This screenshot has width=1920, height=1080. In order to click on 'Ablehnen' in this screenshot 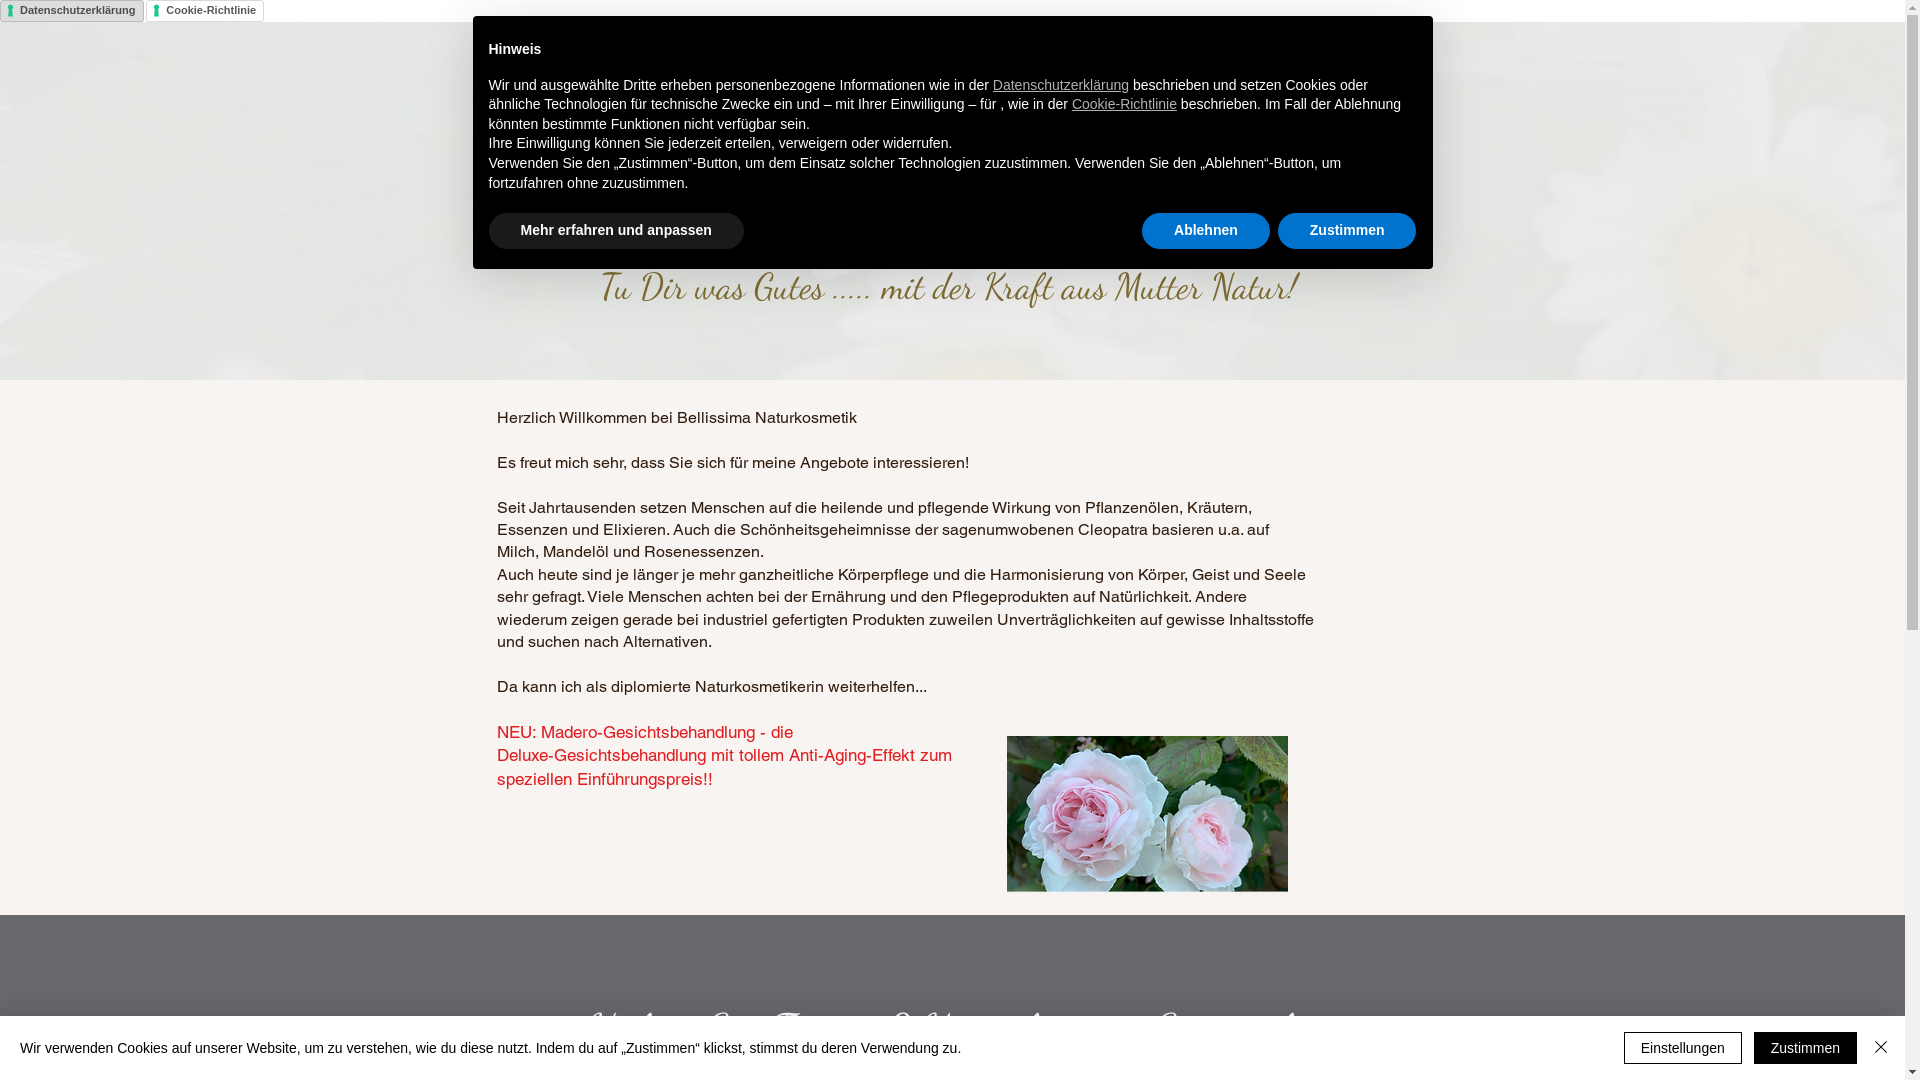, I will do `click(1142, 230)`.